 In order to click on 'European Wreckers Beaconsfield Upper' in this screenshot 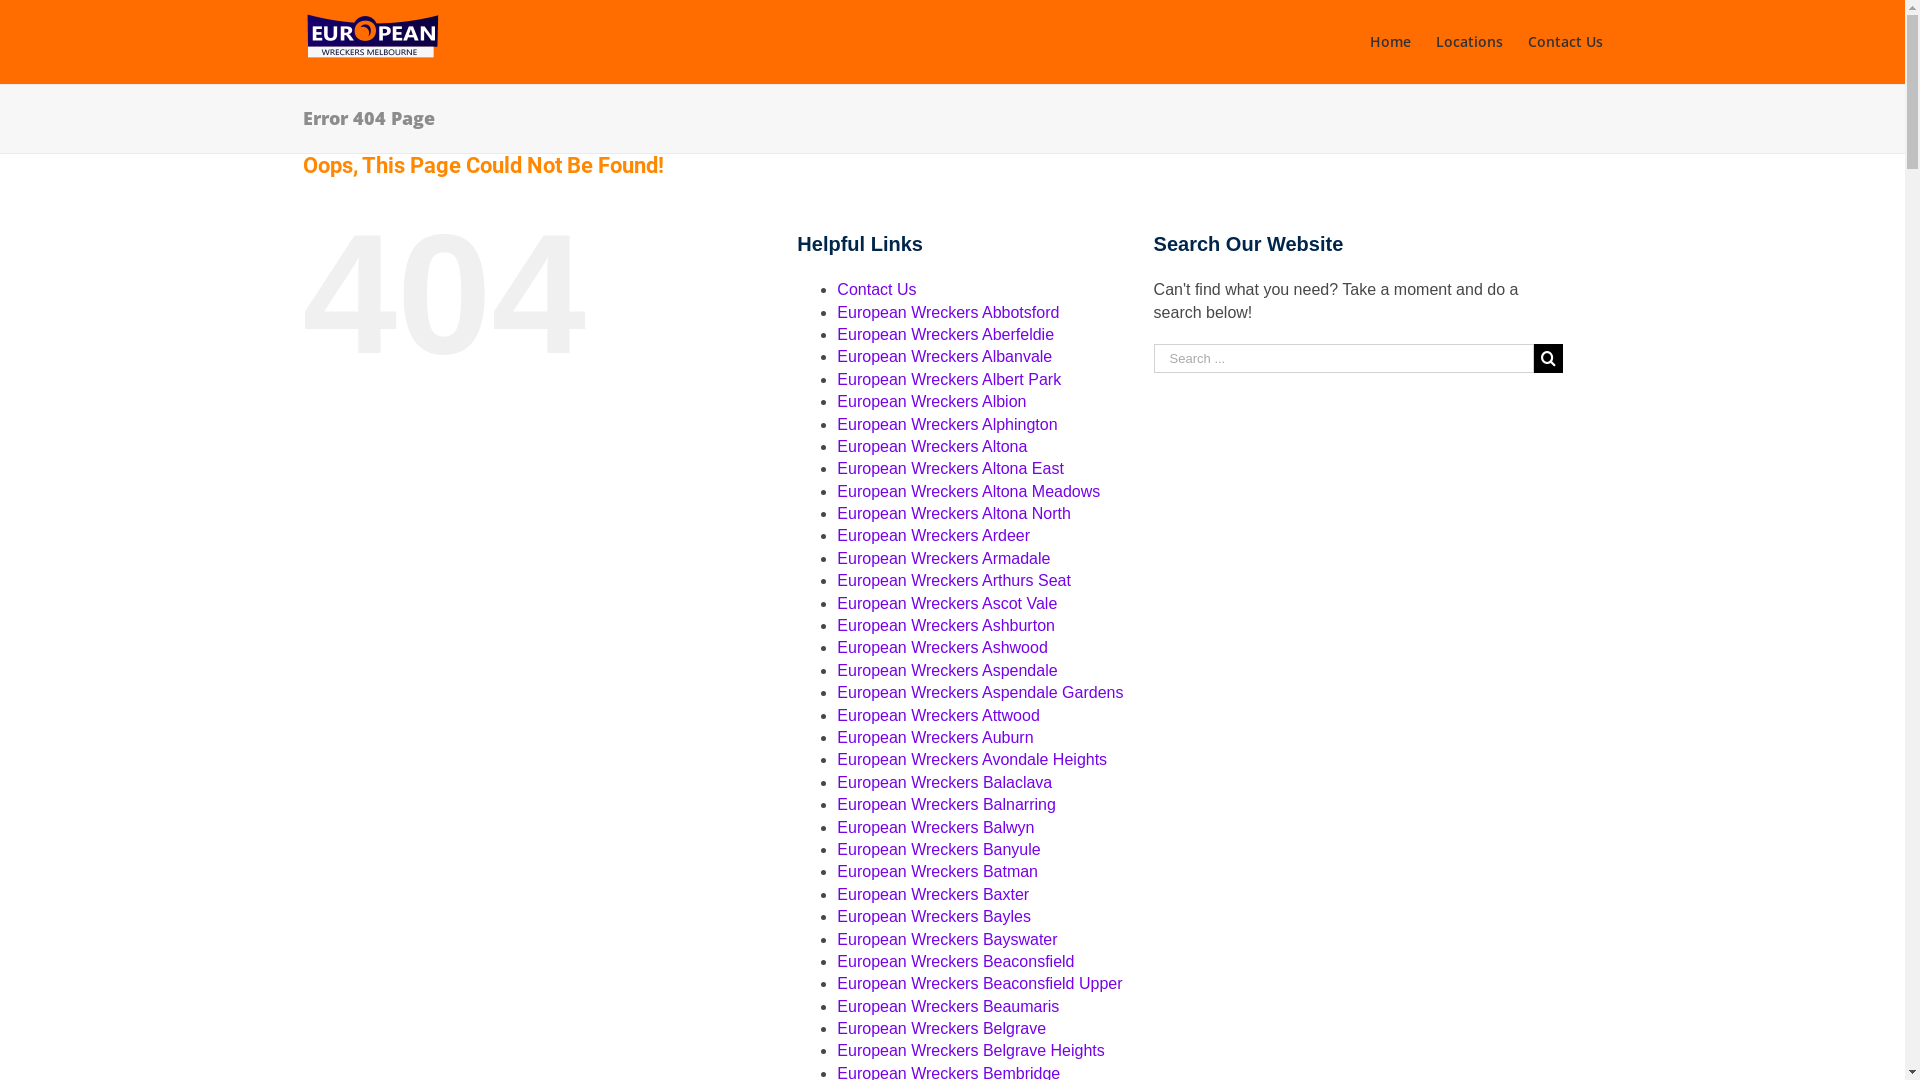, I will do `click(979, 982)`.